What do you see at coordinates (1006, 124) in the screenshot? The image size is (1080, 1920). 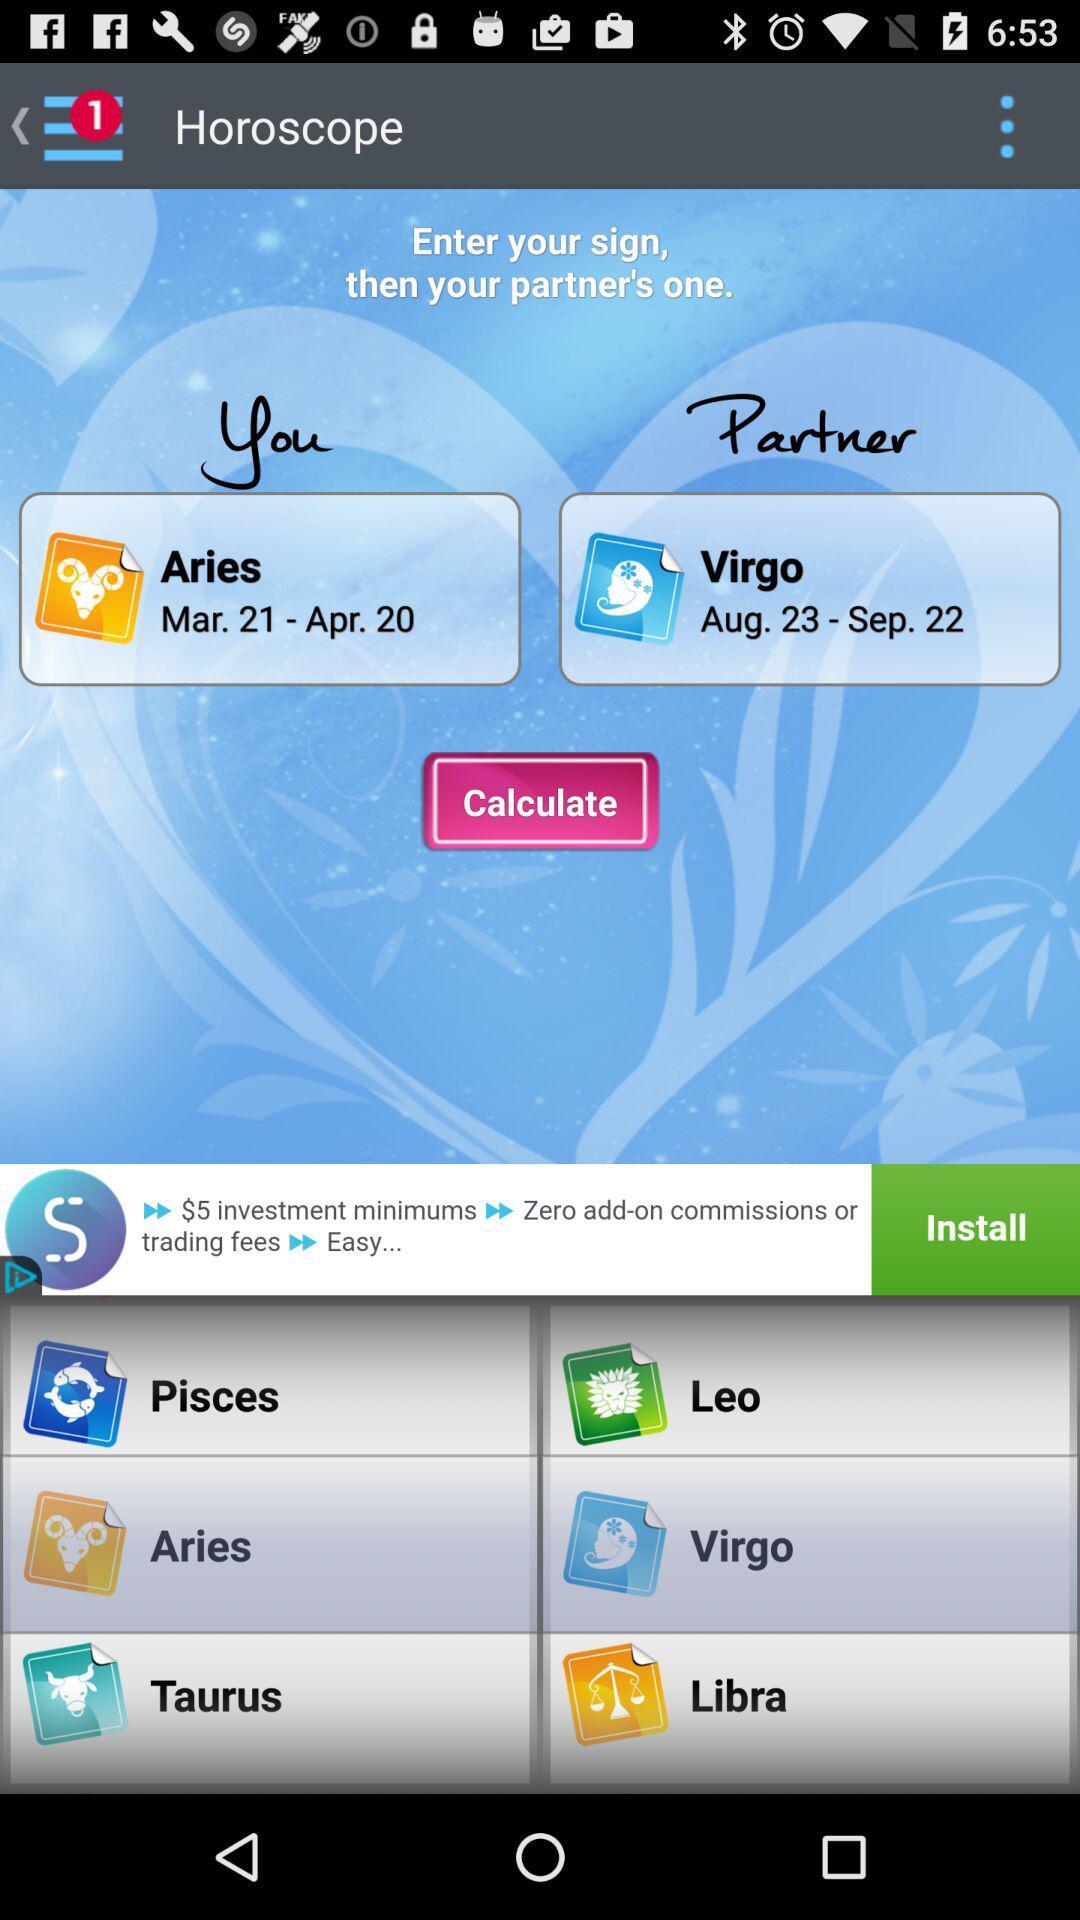 I see `adjust settings` at bounding box center [1006, 124].